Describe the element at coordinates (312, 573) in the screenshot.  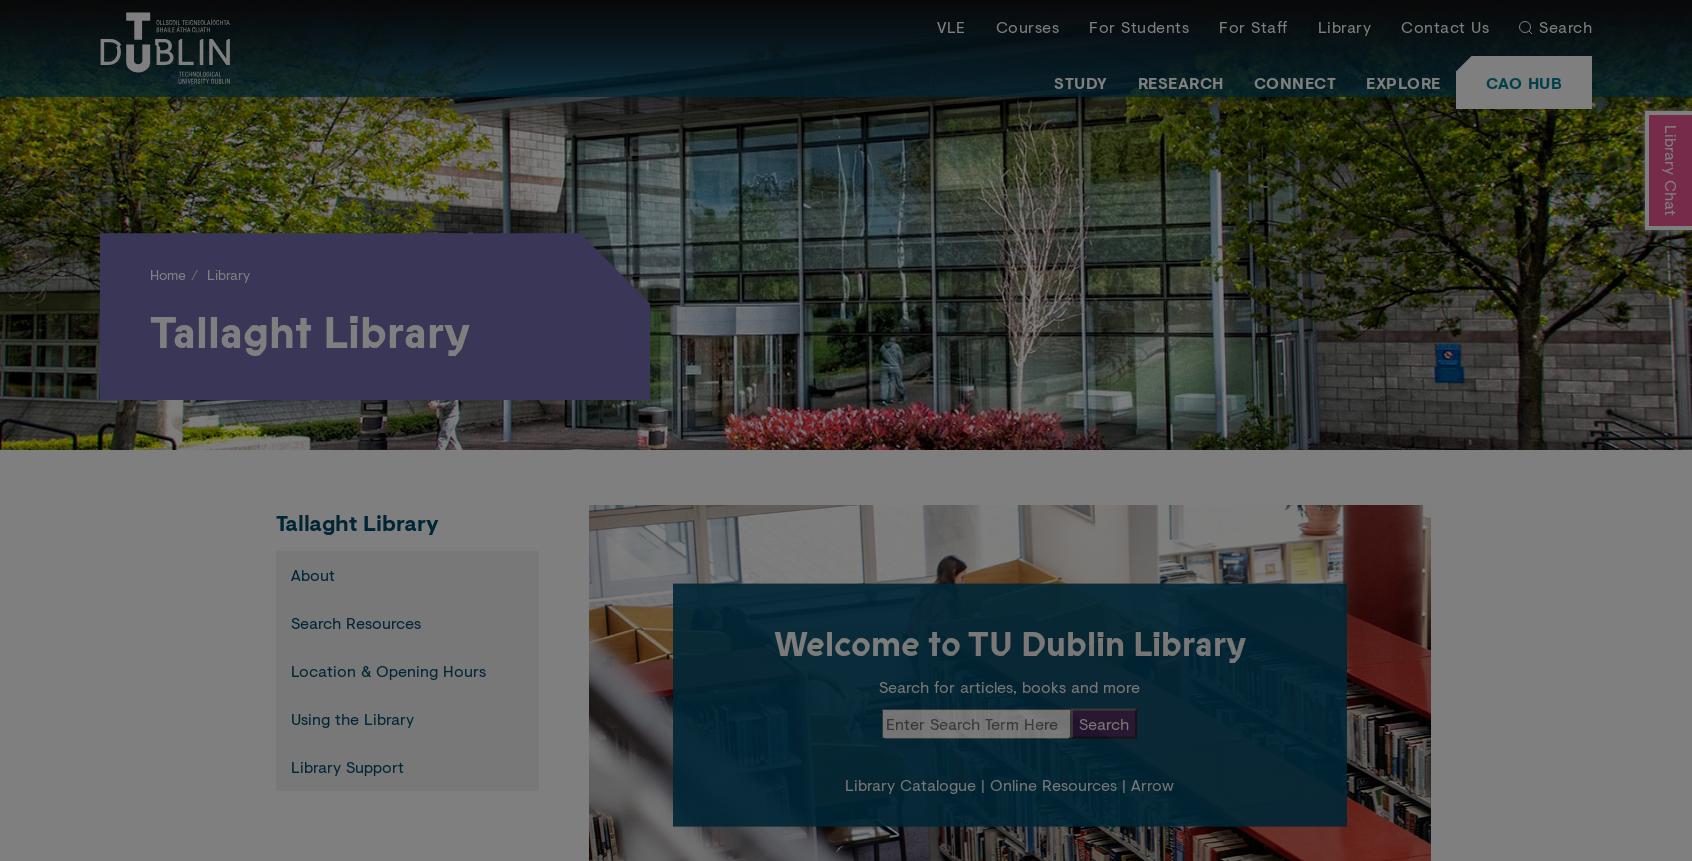
I see `'About'` at that location.